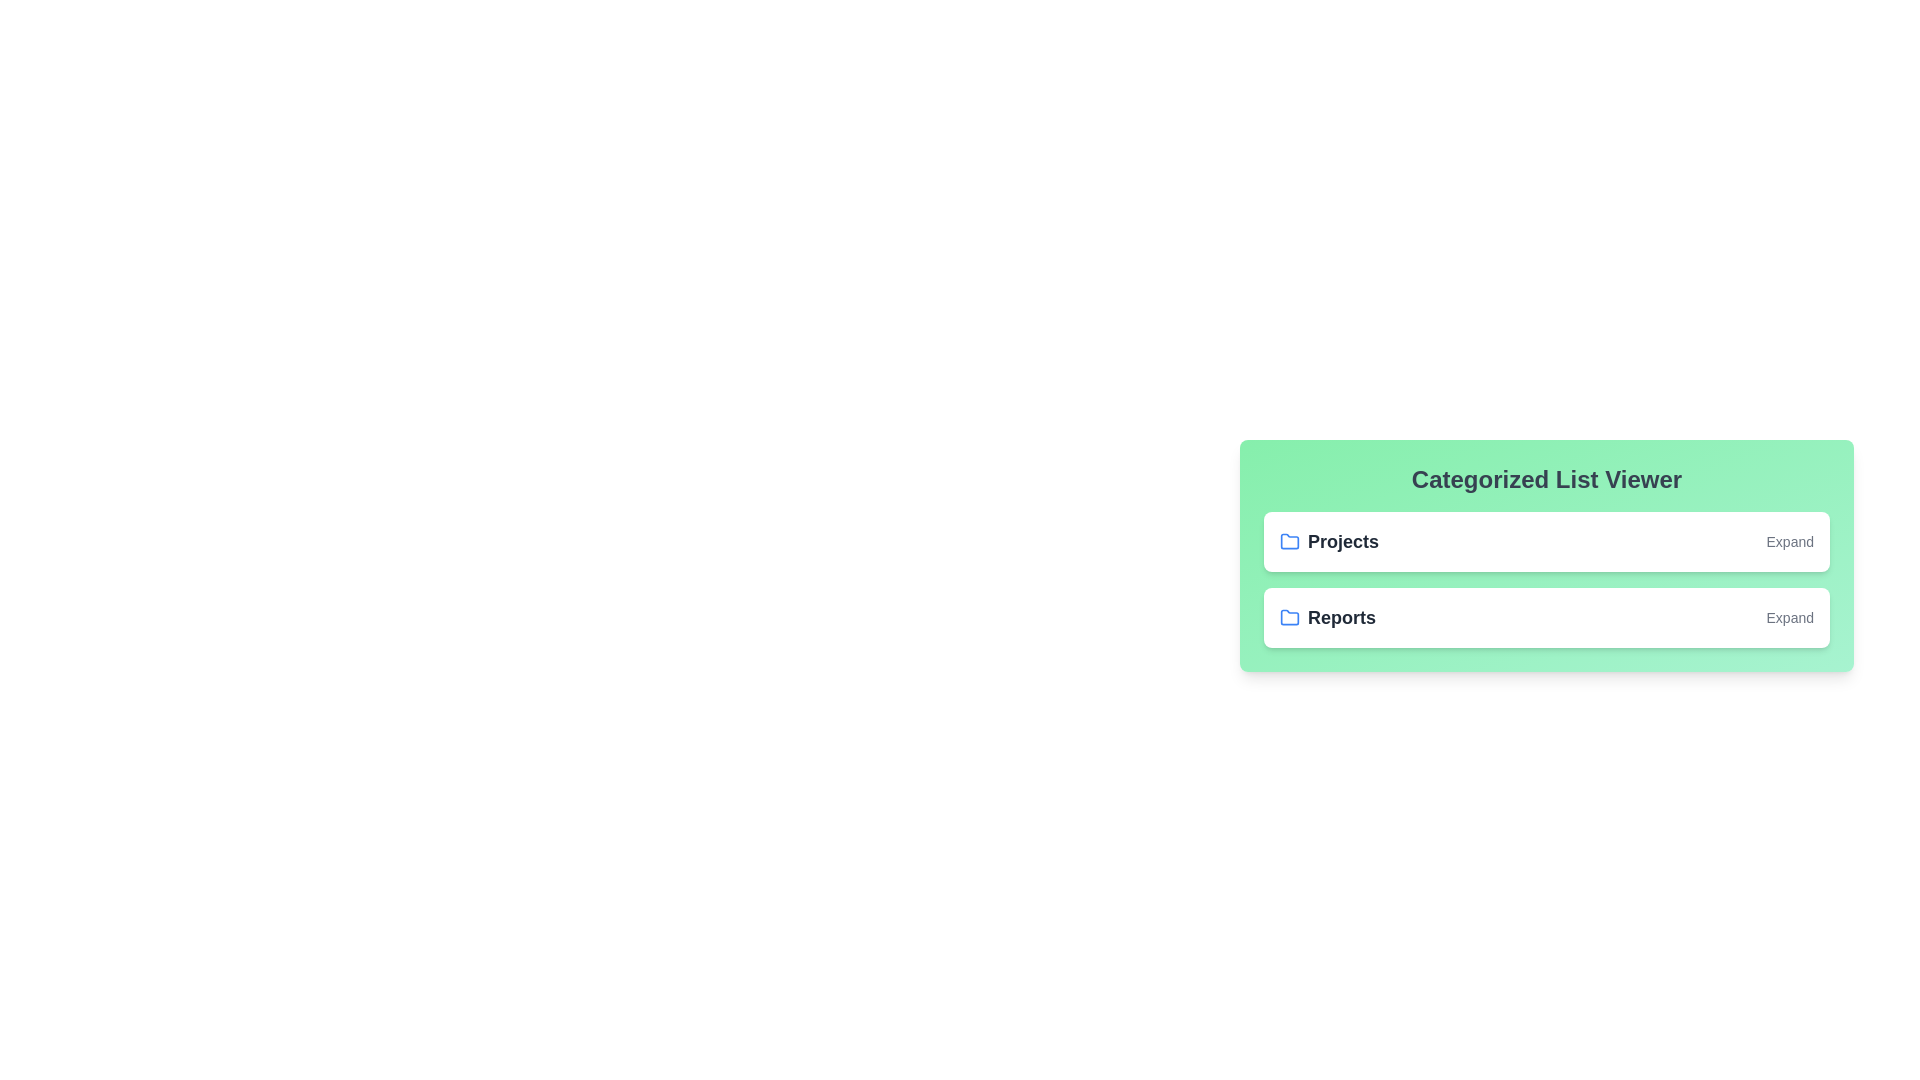 This screenshot has width=1920, height=1080. Describe the element at coordinates (1790, 542) in the screenshot. I see `the 'Expand' button for the Projects category` at that location.